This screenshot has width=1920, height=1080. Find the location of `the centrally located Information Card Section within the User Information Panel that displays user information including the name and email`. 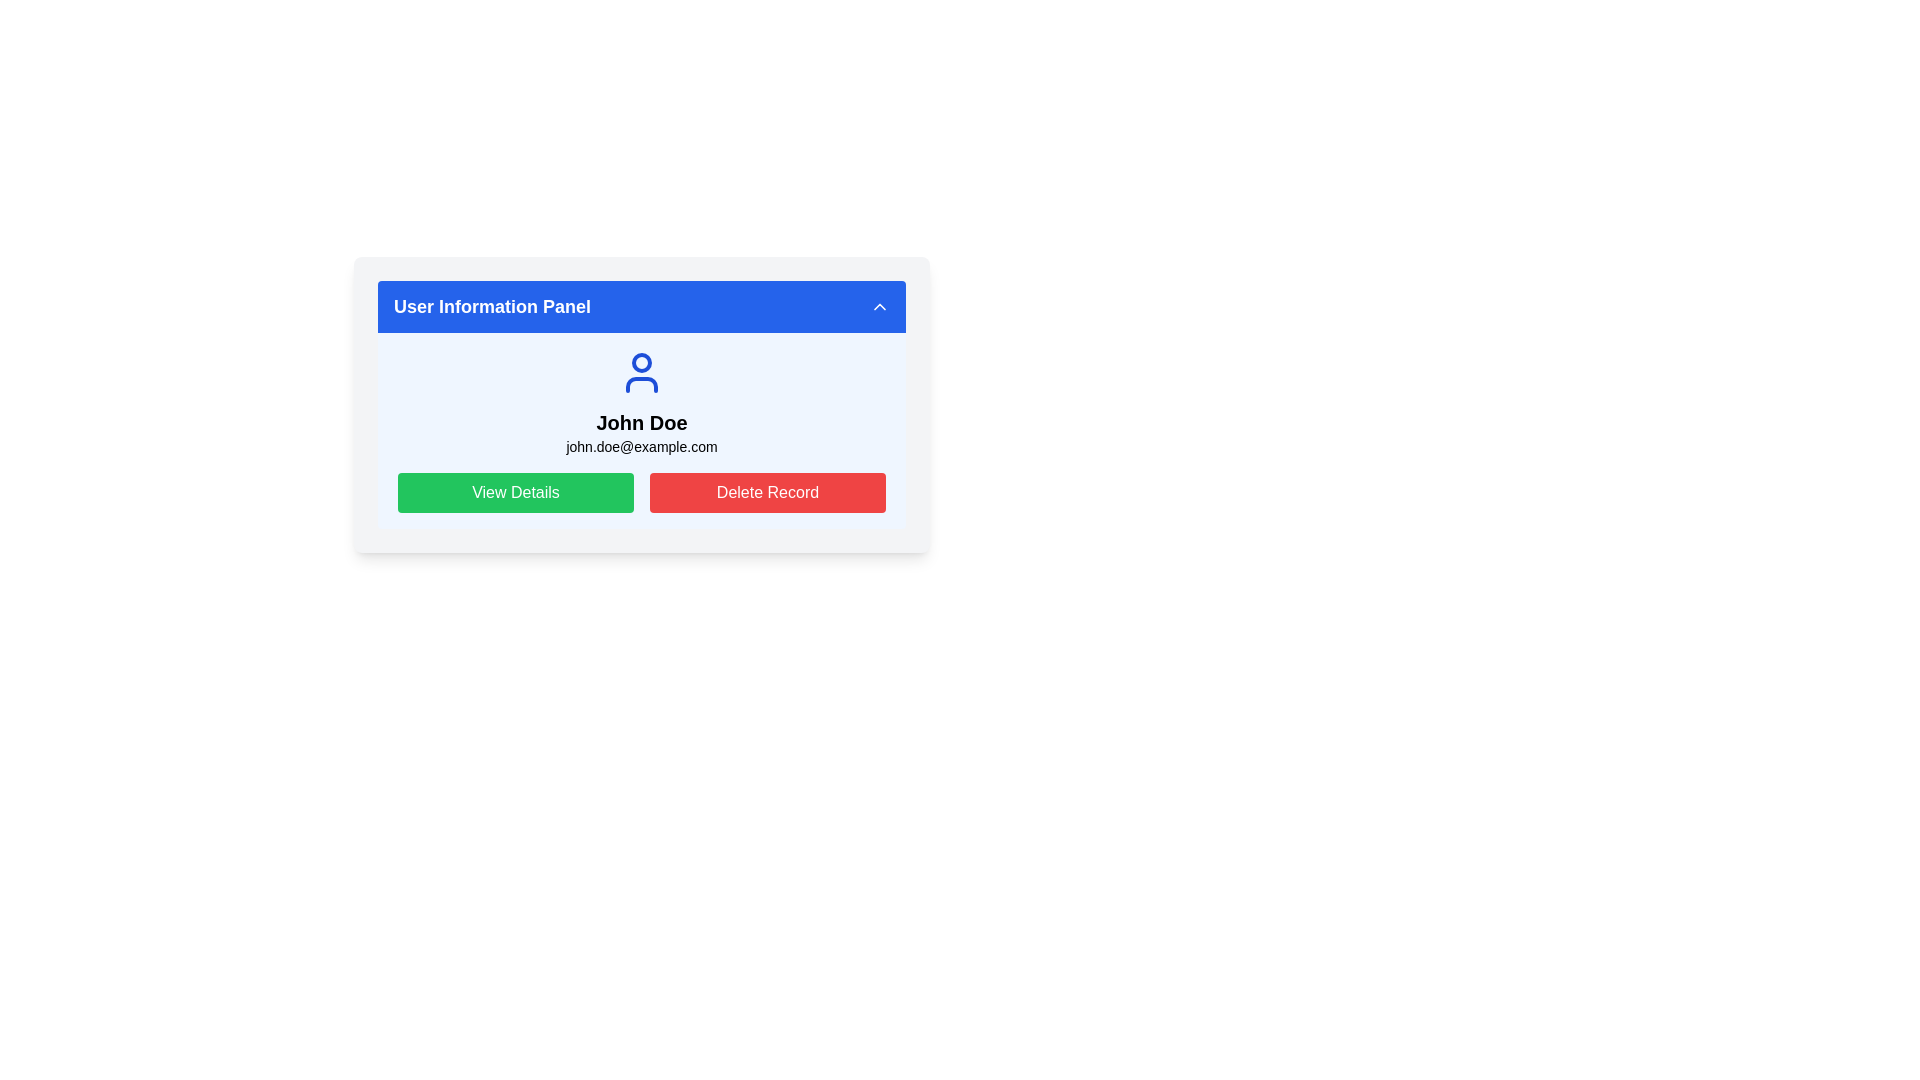

the centrally located Information Card Section within the User Information Panel that displays user information including the name and email is located at coordinates (642, 430).